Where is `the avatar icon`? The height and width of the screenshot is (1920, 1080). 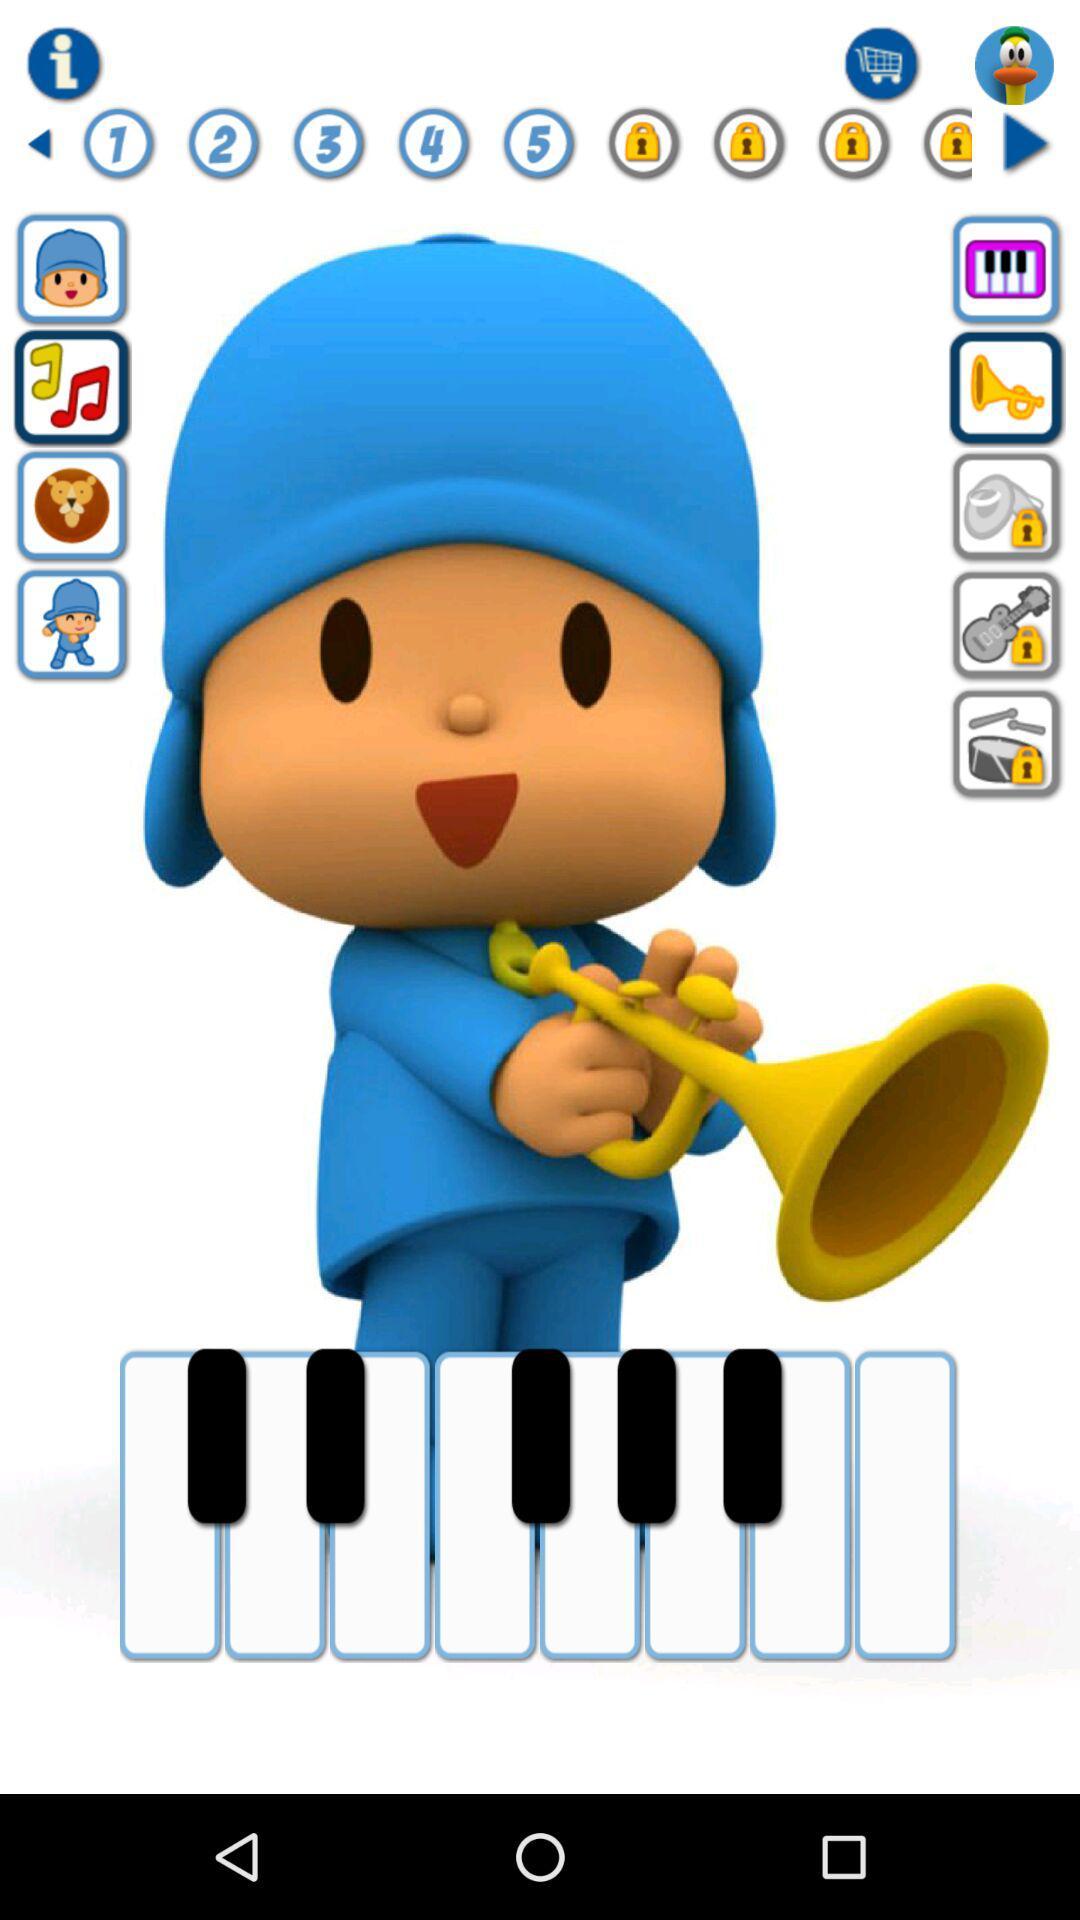
the avatar icon is located at coordinates (71, 669).